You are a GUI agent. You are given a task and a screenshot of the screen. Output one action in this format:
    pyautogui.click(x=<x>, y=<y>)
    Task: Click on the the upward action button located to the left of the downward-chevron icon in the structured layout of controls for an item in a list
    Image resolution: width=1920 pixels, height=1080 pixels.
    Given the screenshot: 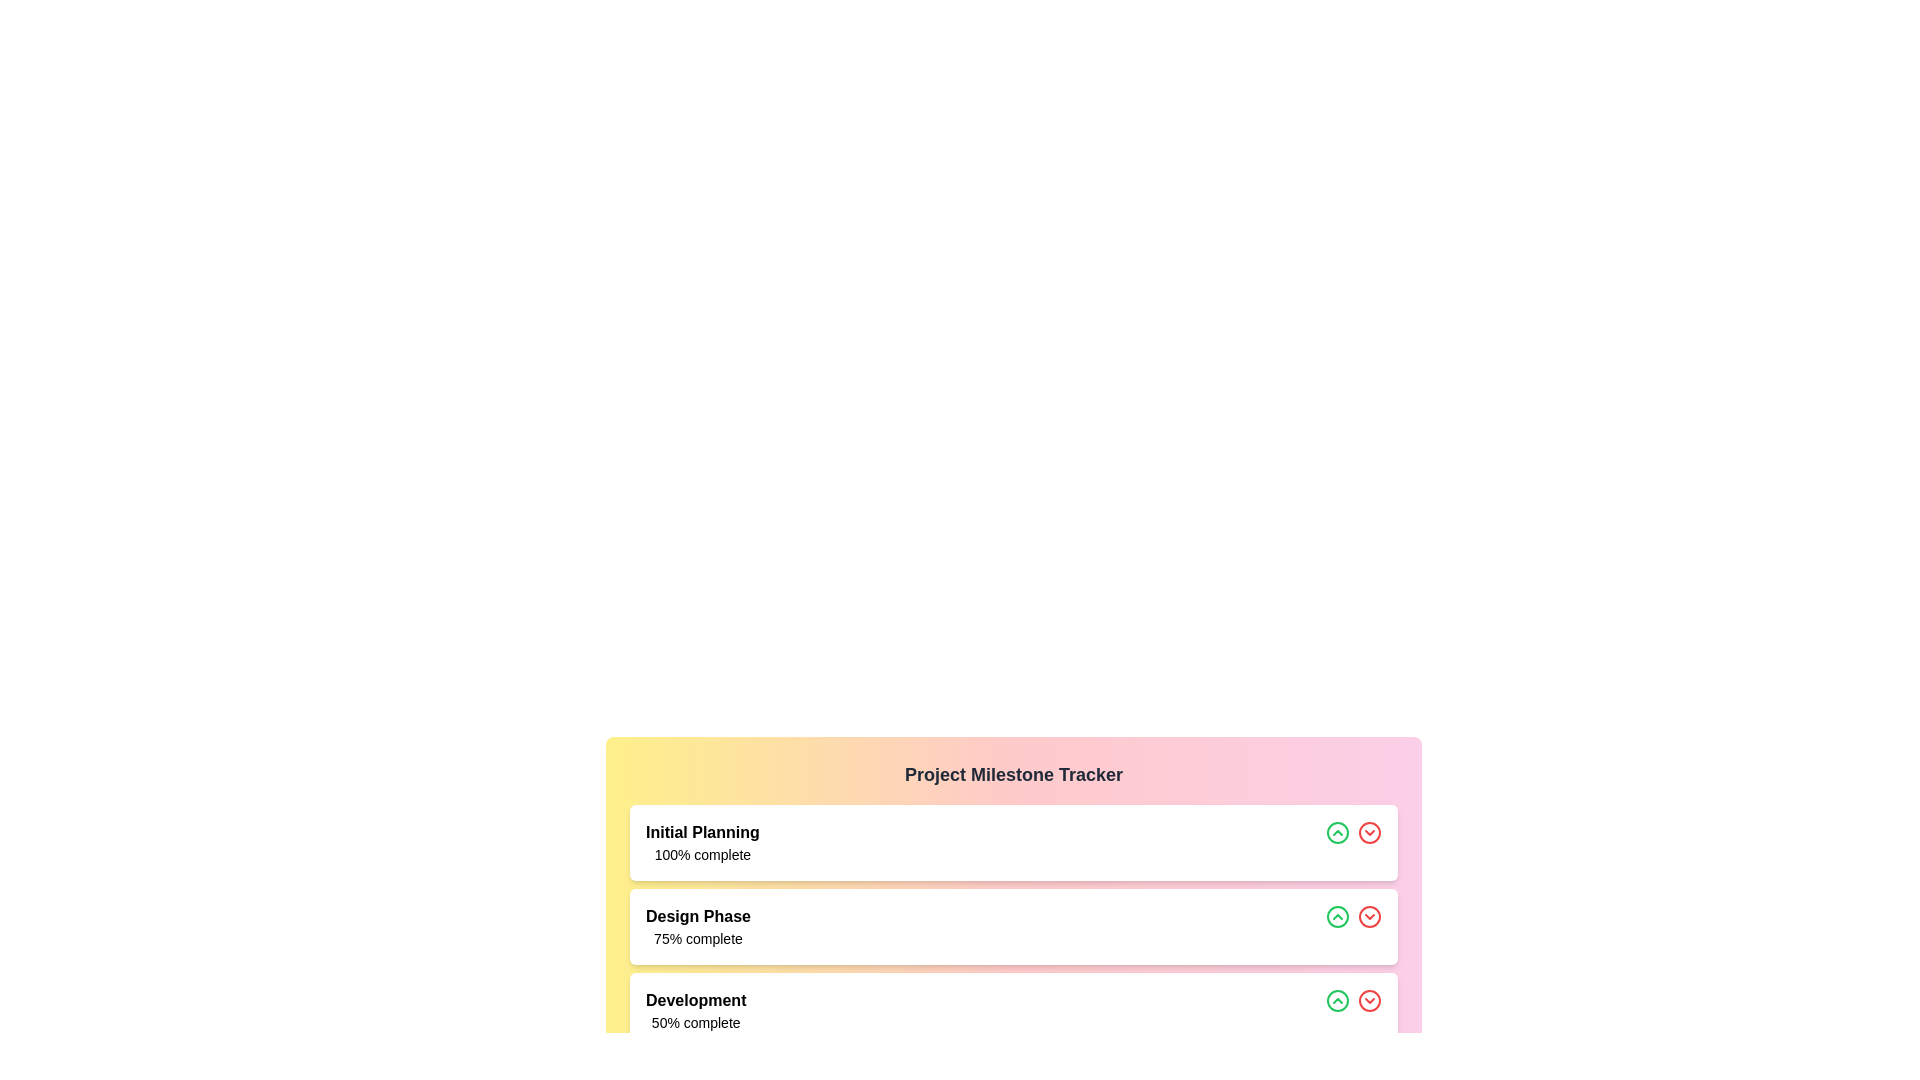 What is the action you would take?
    pyautogui.click(x=1338, y=917)
    